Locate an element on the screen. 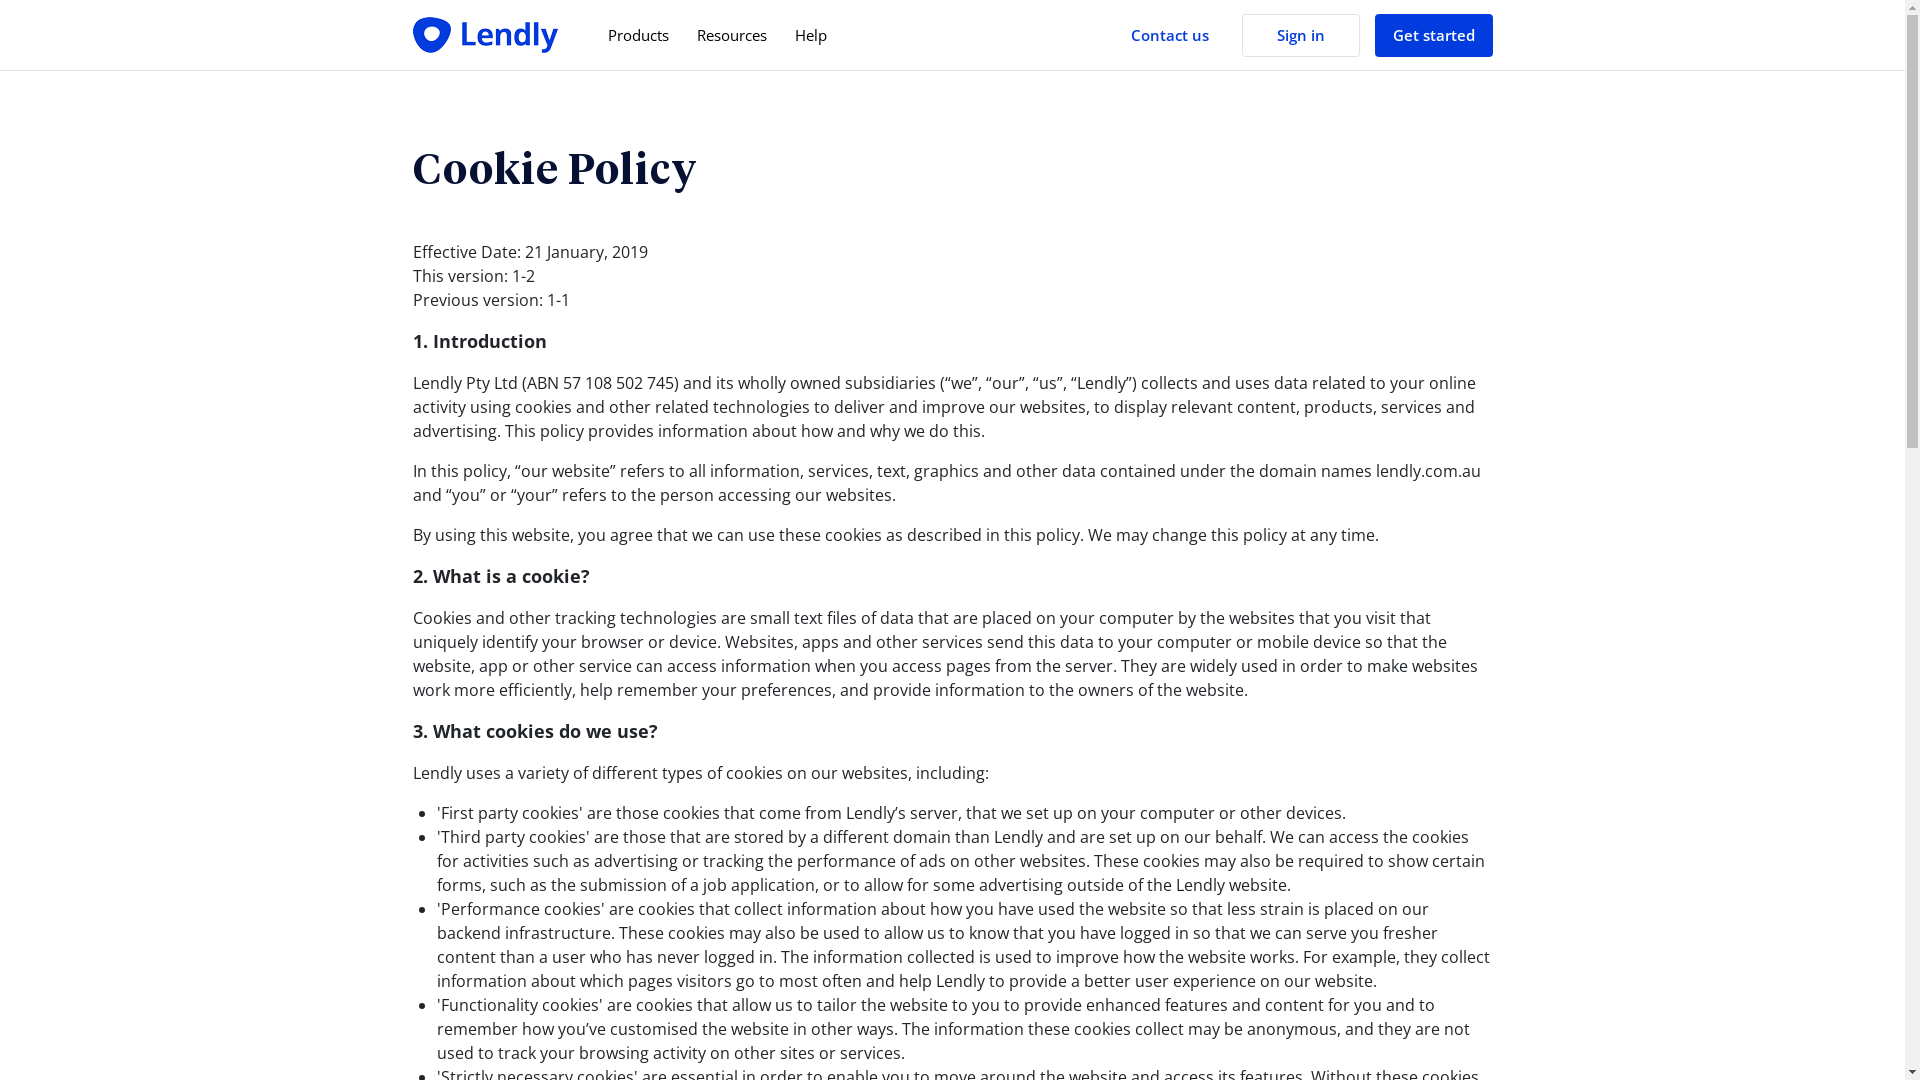  'Products' is located at coordinates (637, 35).